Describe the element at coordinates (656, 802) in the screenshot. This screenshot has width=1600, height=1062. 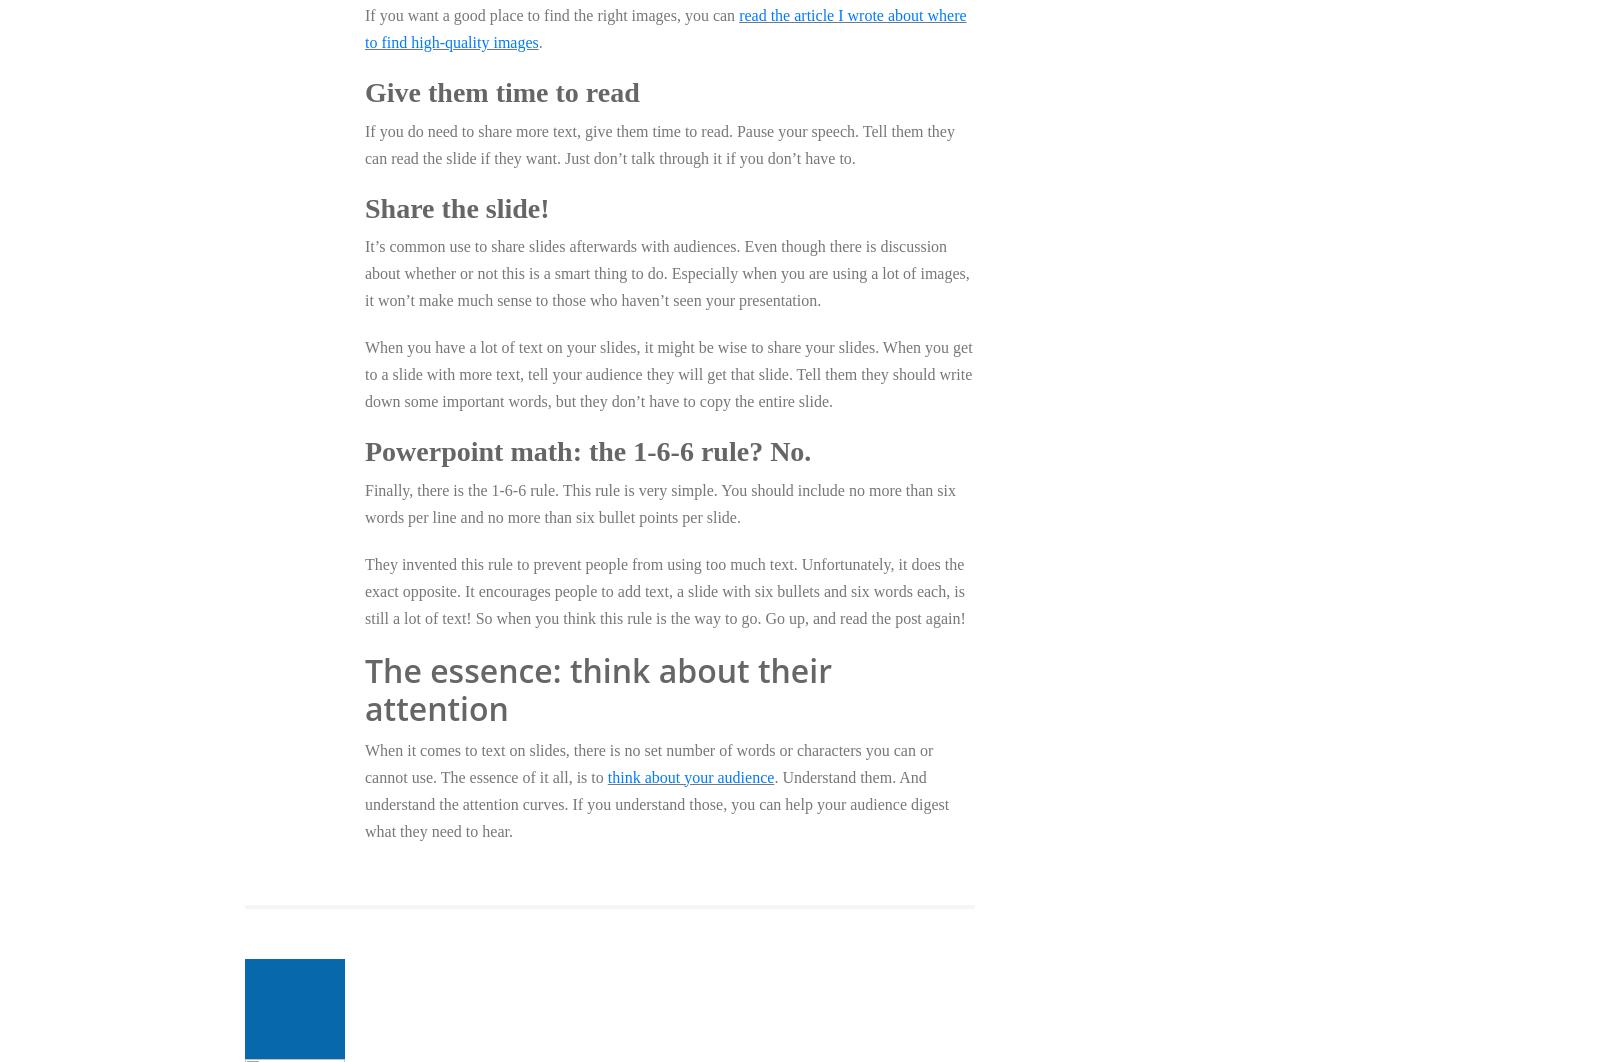
I see `'. Understand them. And understand the attention curves. If you understand those, you can help your audience digest what they need to hear.'` at that location.